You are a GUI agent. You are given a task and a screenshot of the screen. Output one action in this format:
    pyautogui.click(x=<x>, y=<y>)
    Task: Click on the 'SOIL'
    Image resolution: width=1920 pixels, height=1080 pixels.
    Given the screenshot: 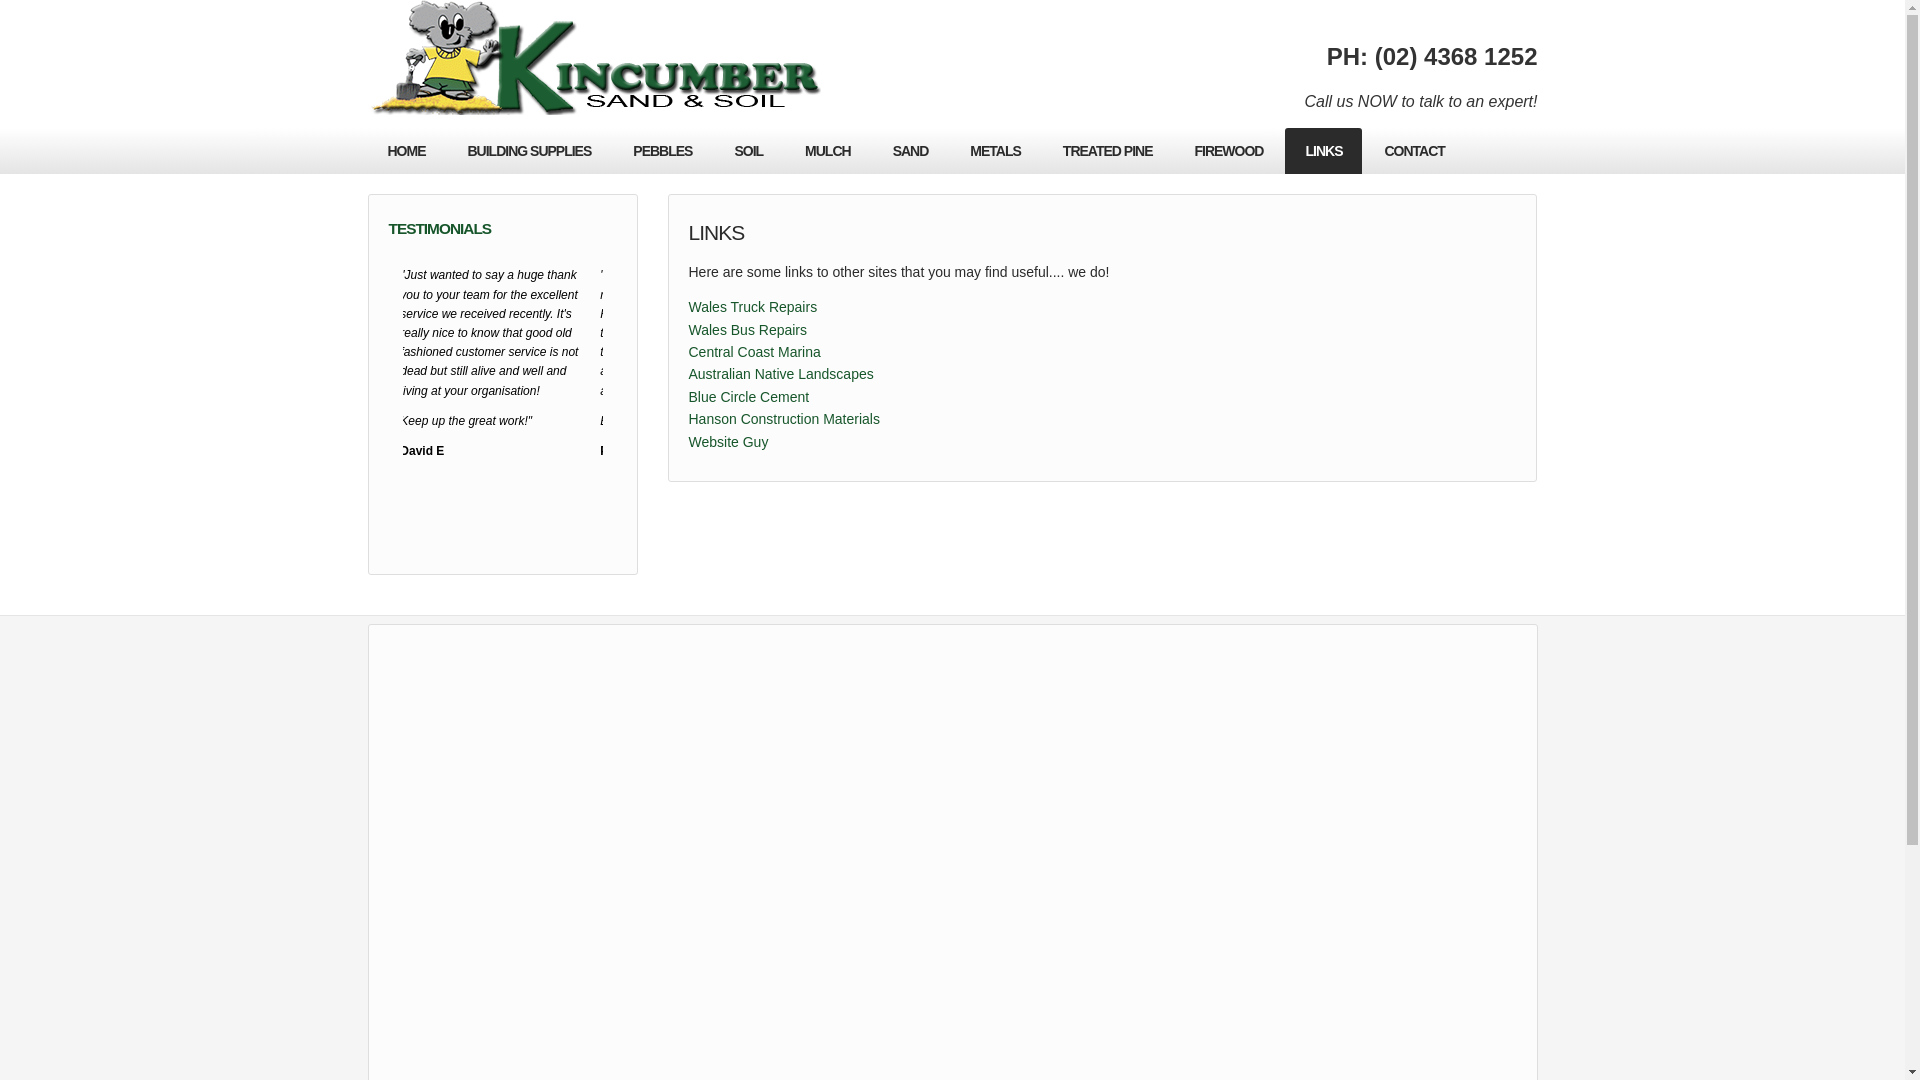 What is the action you would take?
    pyautogui.click(x=747, y=149)
    